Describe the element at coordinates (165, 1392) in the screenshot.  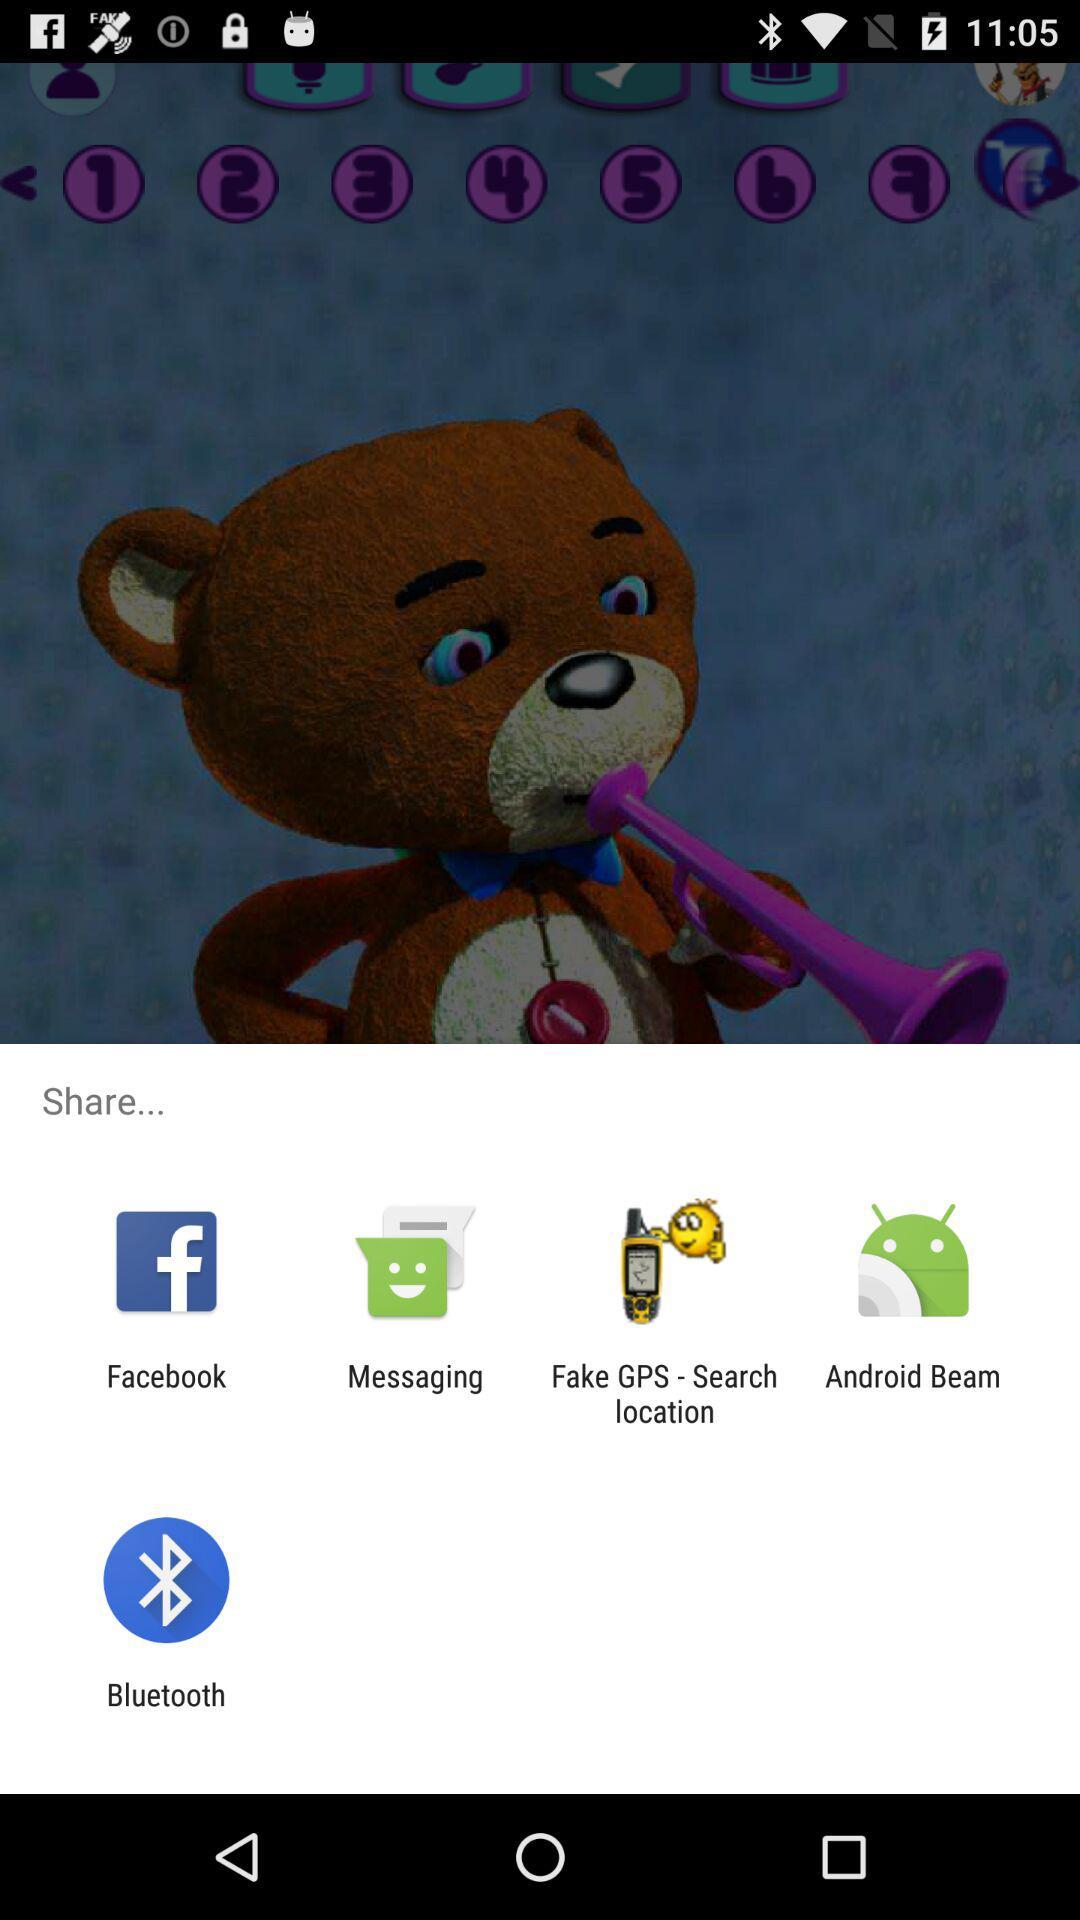
I see `the item next to the messaging` at that location.